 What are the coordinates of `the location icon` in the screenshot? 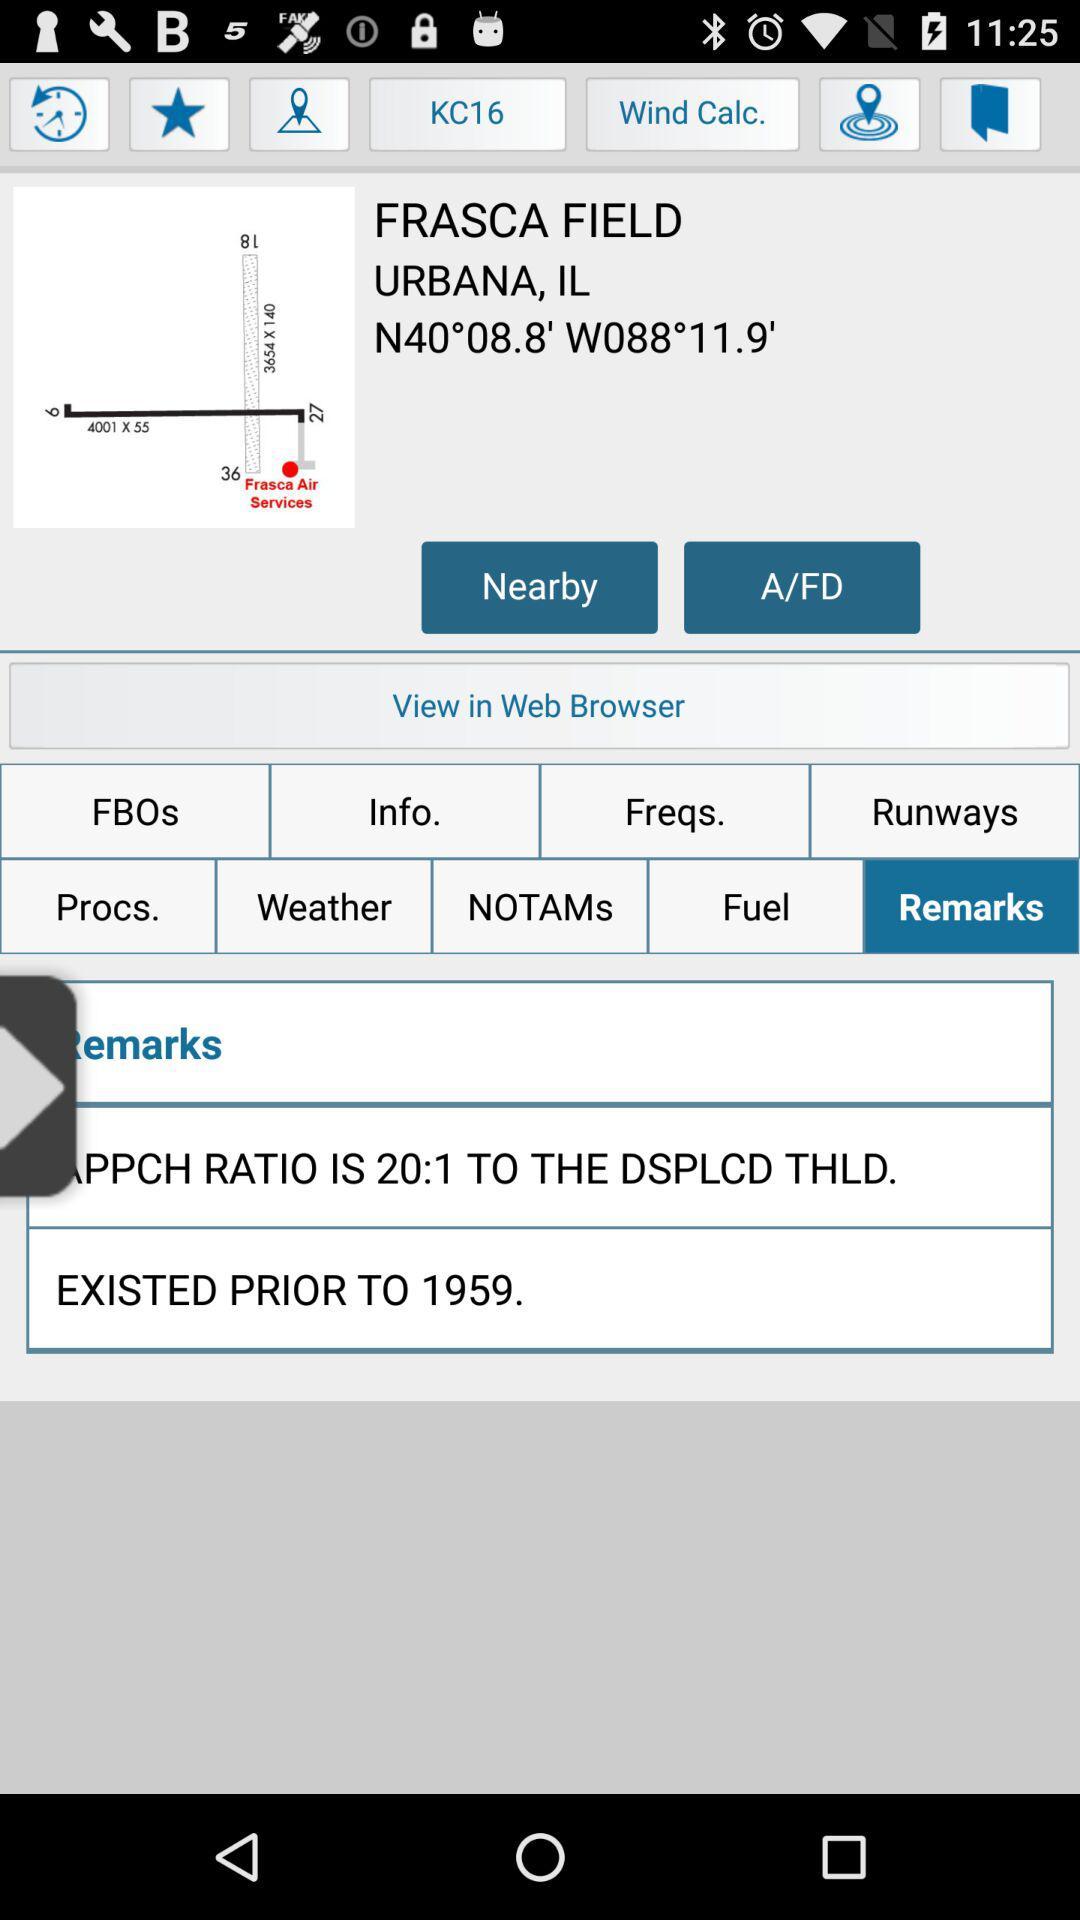 It's located at (300, 127).